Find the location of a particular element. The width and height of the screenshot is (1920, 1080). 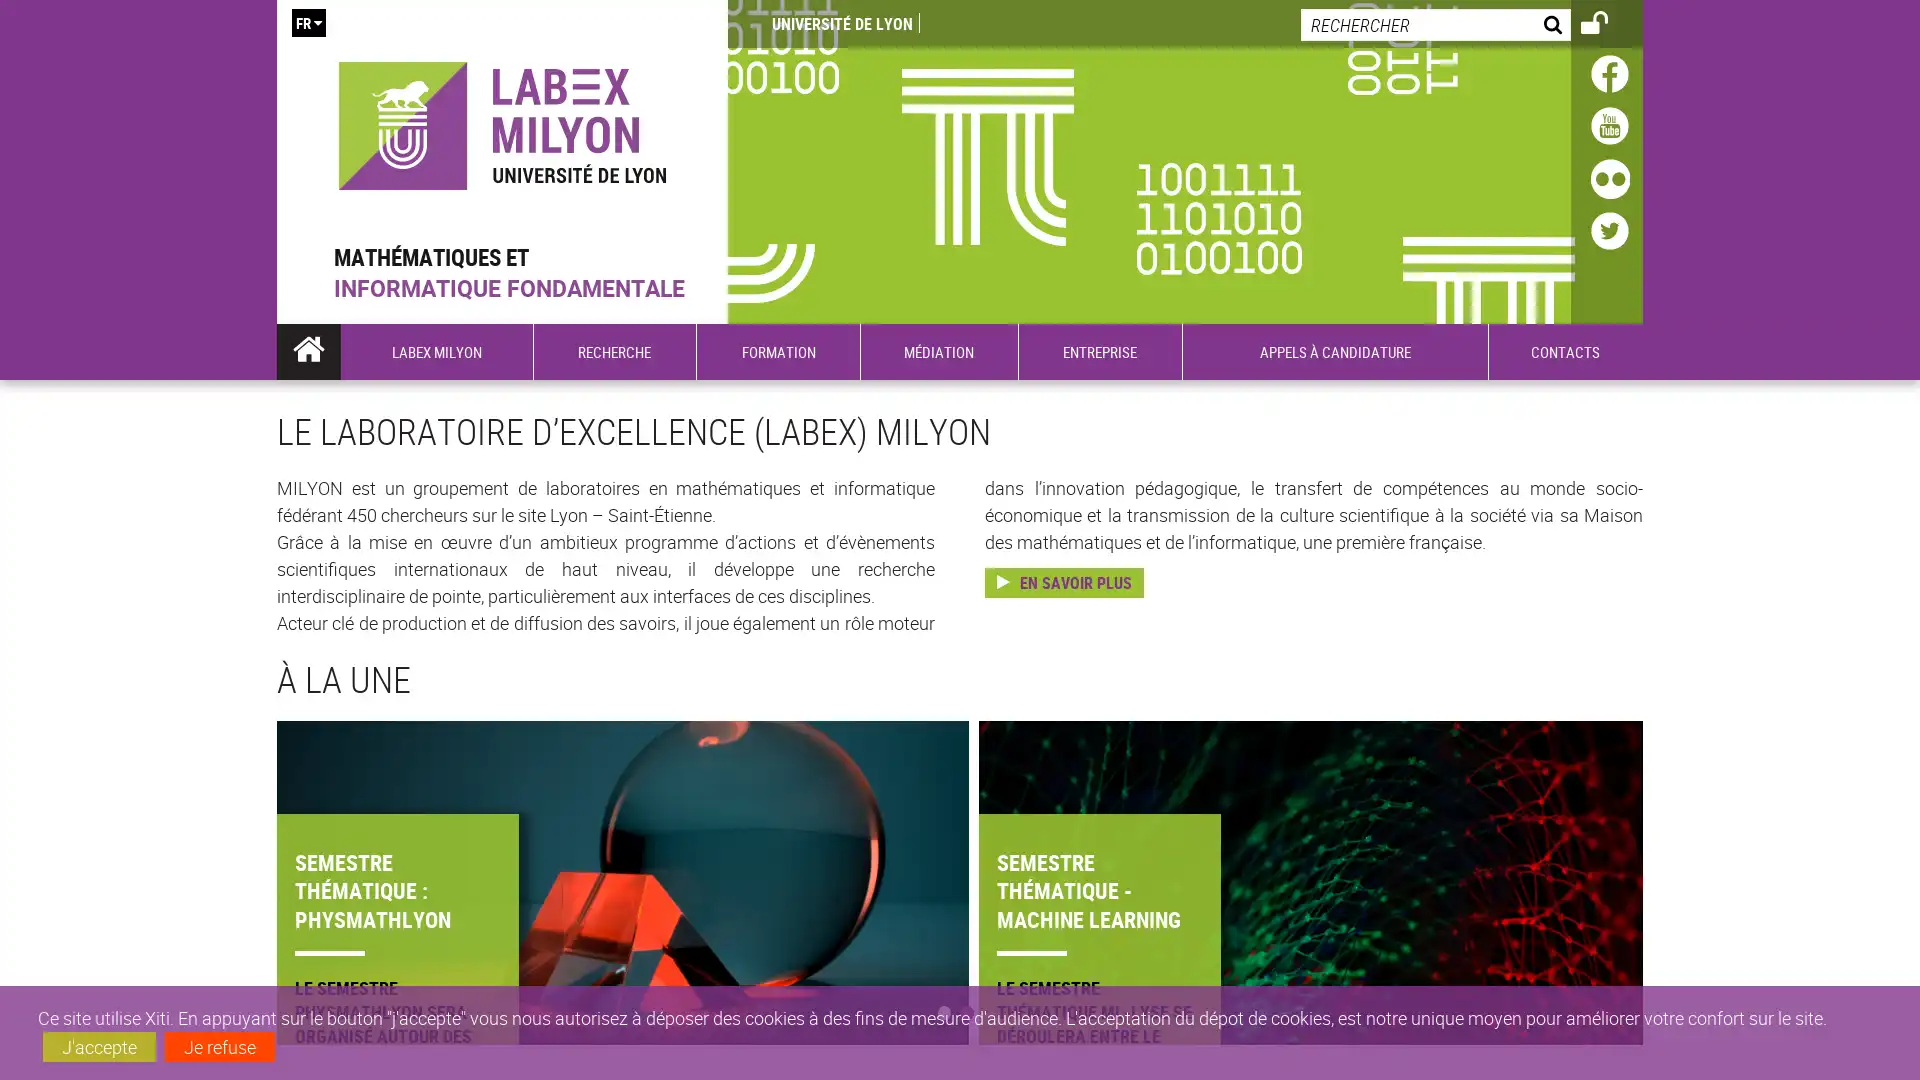

ENTREPRISE is located at coordinates (1098, 350).